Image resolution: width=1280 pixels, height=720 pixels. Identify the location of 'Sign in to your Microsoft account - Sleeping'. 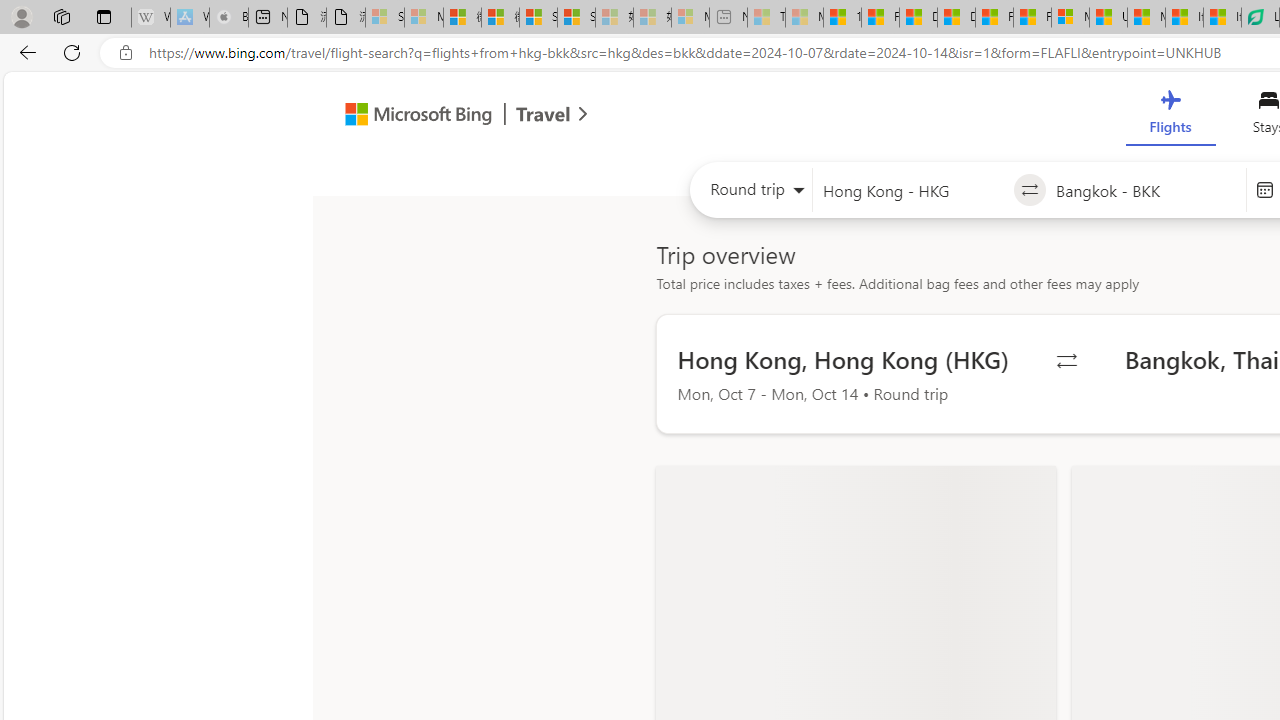
(385, 17).